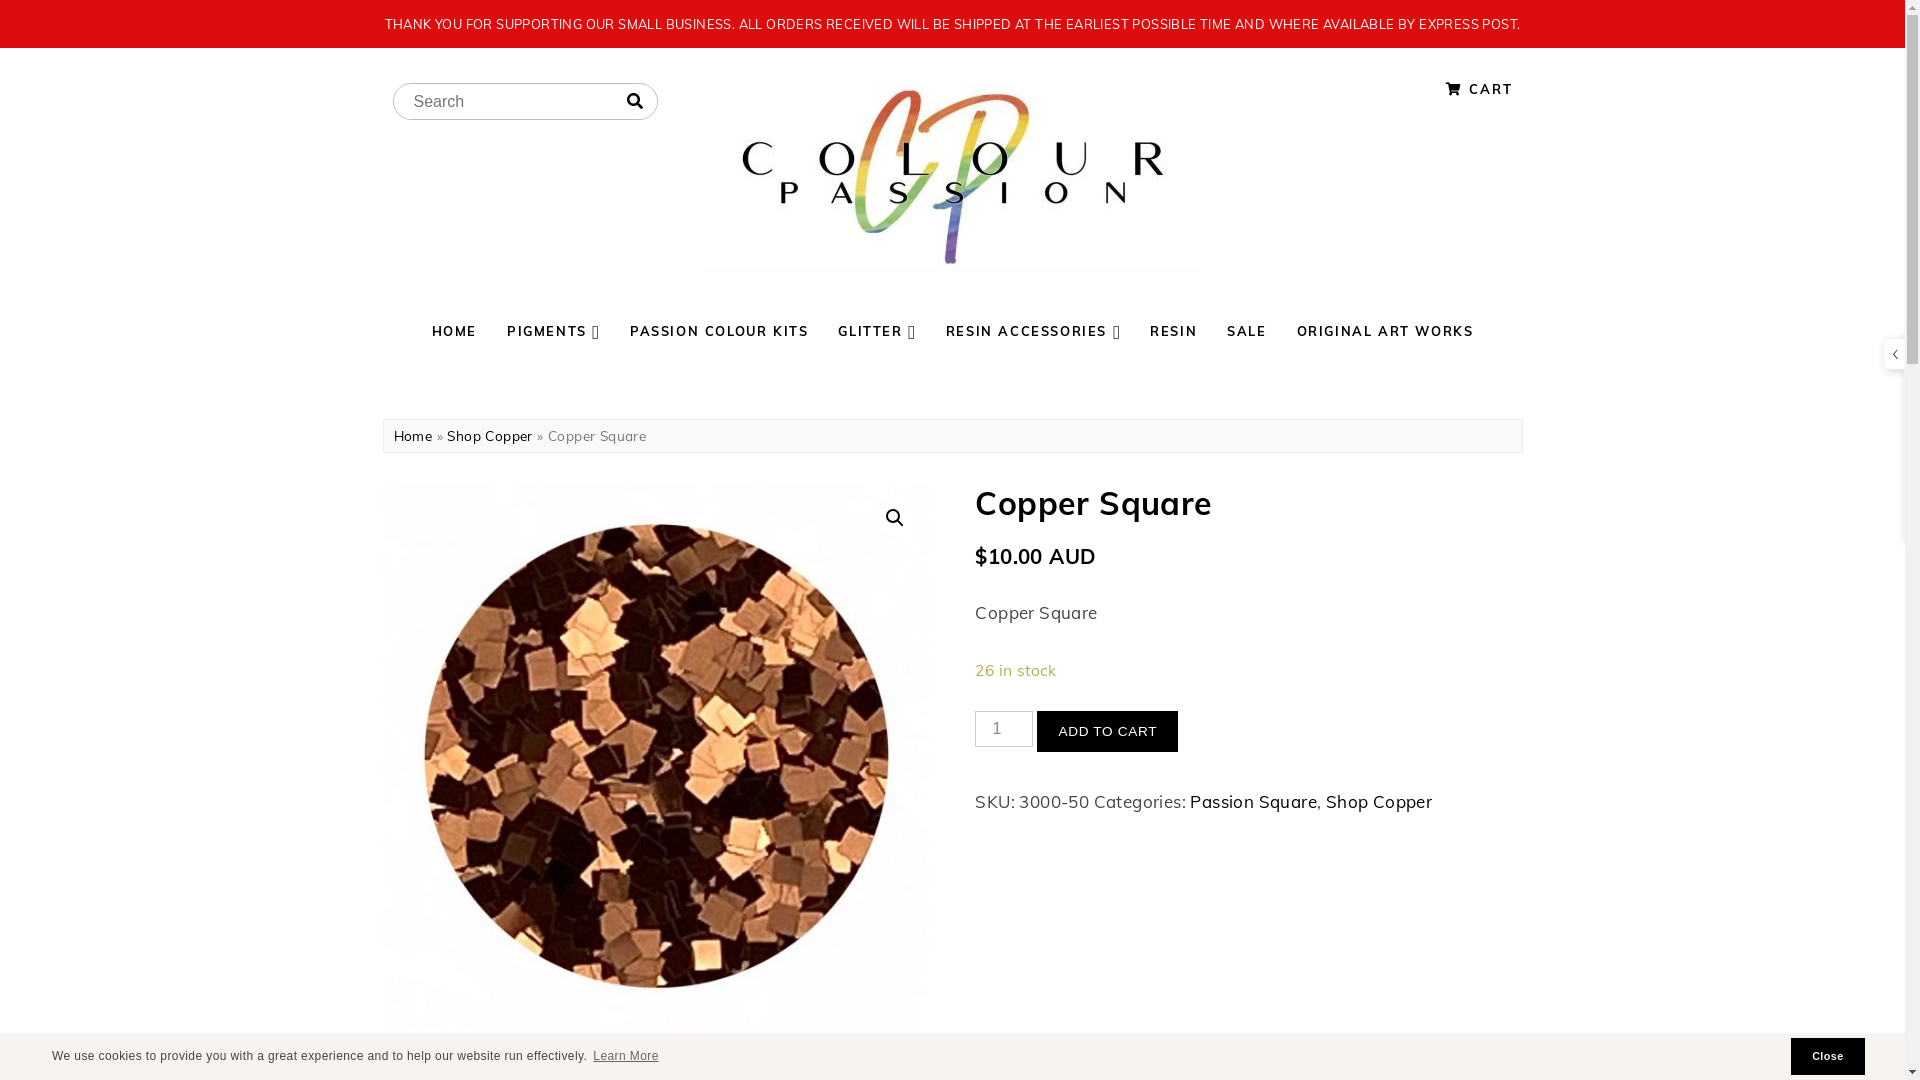  Describe the element at coordinates (1173, 330) in the screenshot. I see `'RESIN'` at that location.